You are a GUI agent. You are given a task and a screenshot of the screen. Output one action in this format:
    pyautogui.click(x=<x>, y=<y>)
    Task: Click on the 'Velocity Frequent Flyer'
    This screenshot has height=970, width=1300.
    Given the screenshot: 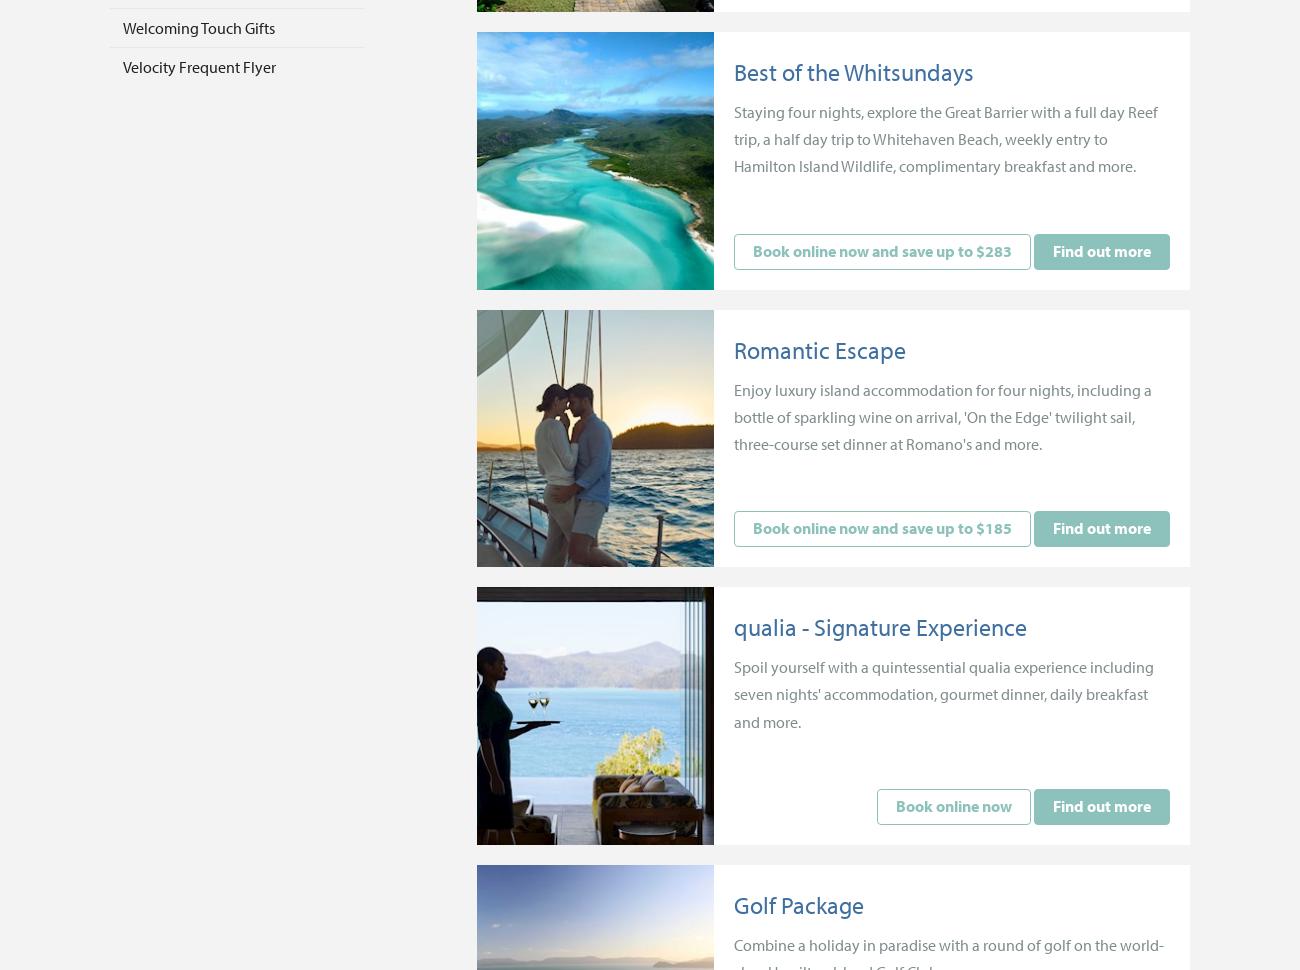 What is the action you would take?
    pyautogui.click(x=199, y=64)
    